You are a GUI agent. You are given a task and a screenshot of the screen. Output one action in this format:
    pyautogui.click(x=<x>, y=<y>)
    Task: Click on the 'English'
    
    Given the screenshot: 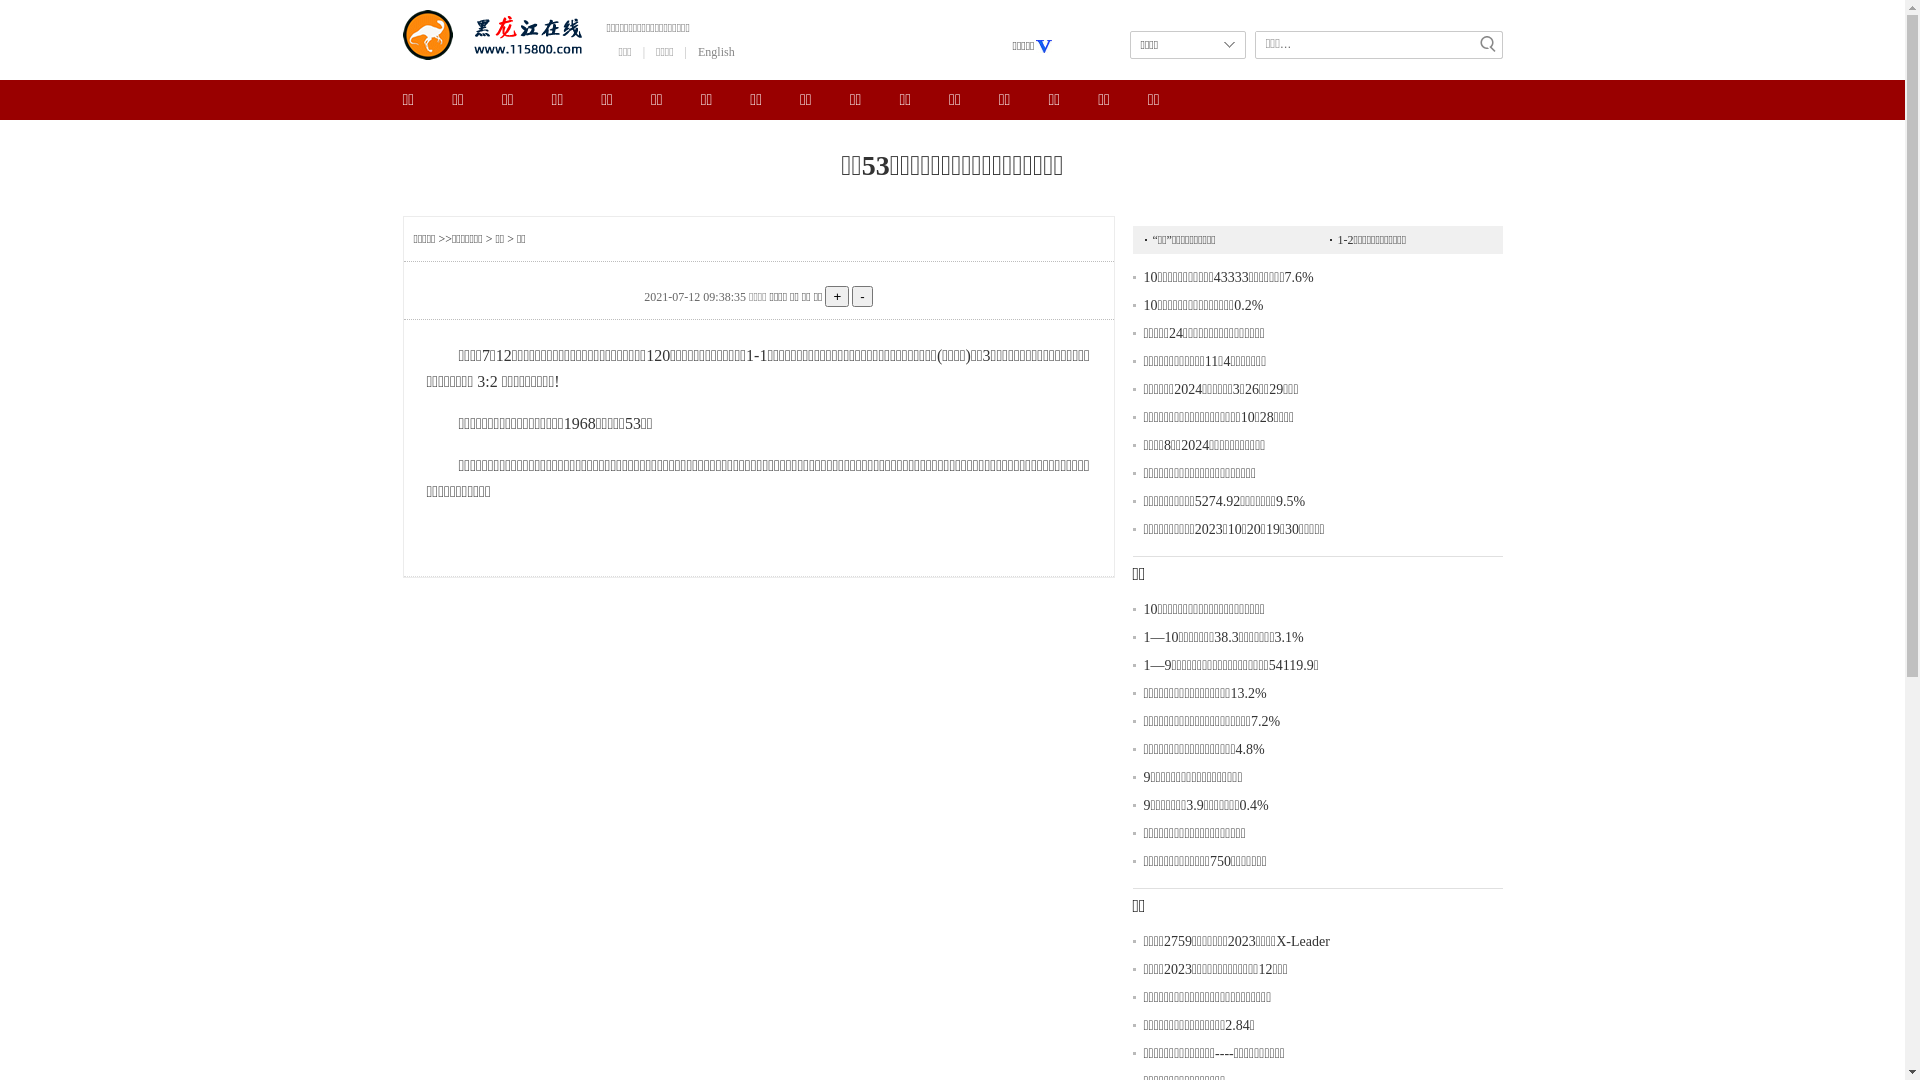 What is the action you would take?
    pyautogui.click(x=716, y=50)
    